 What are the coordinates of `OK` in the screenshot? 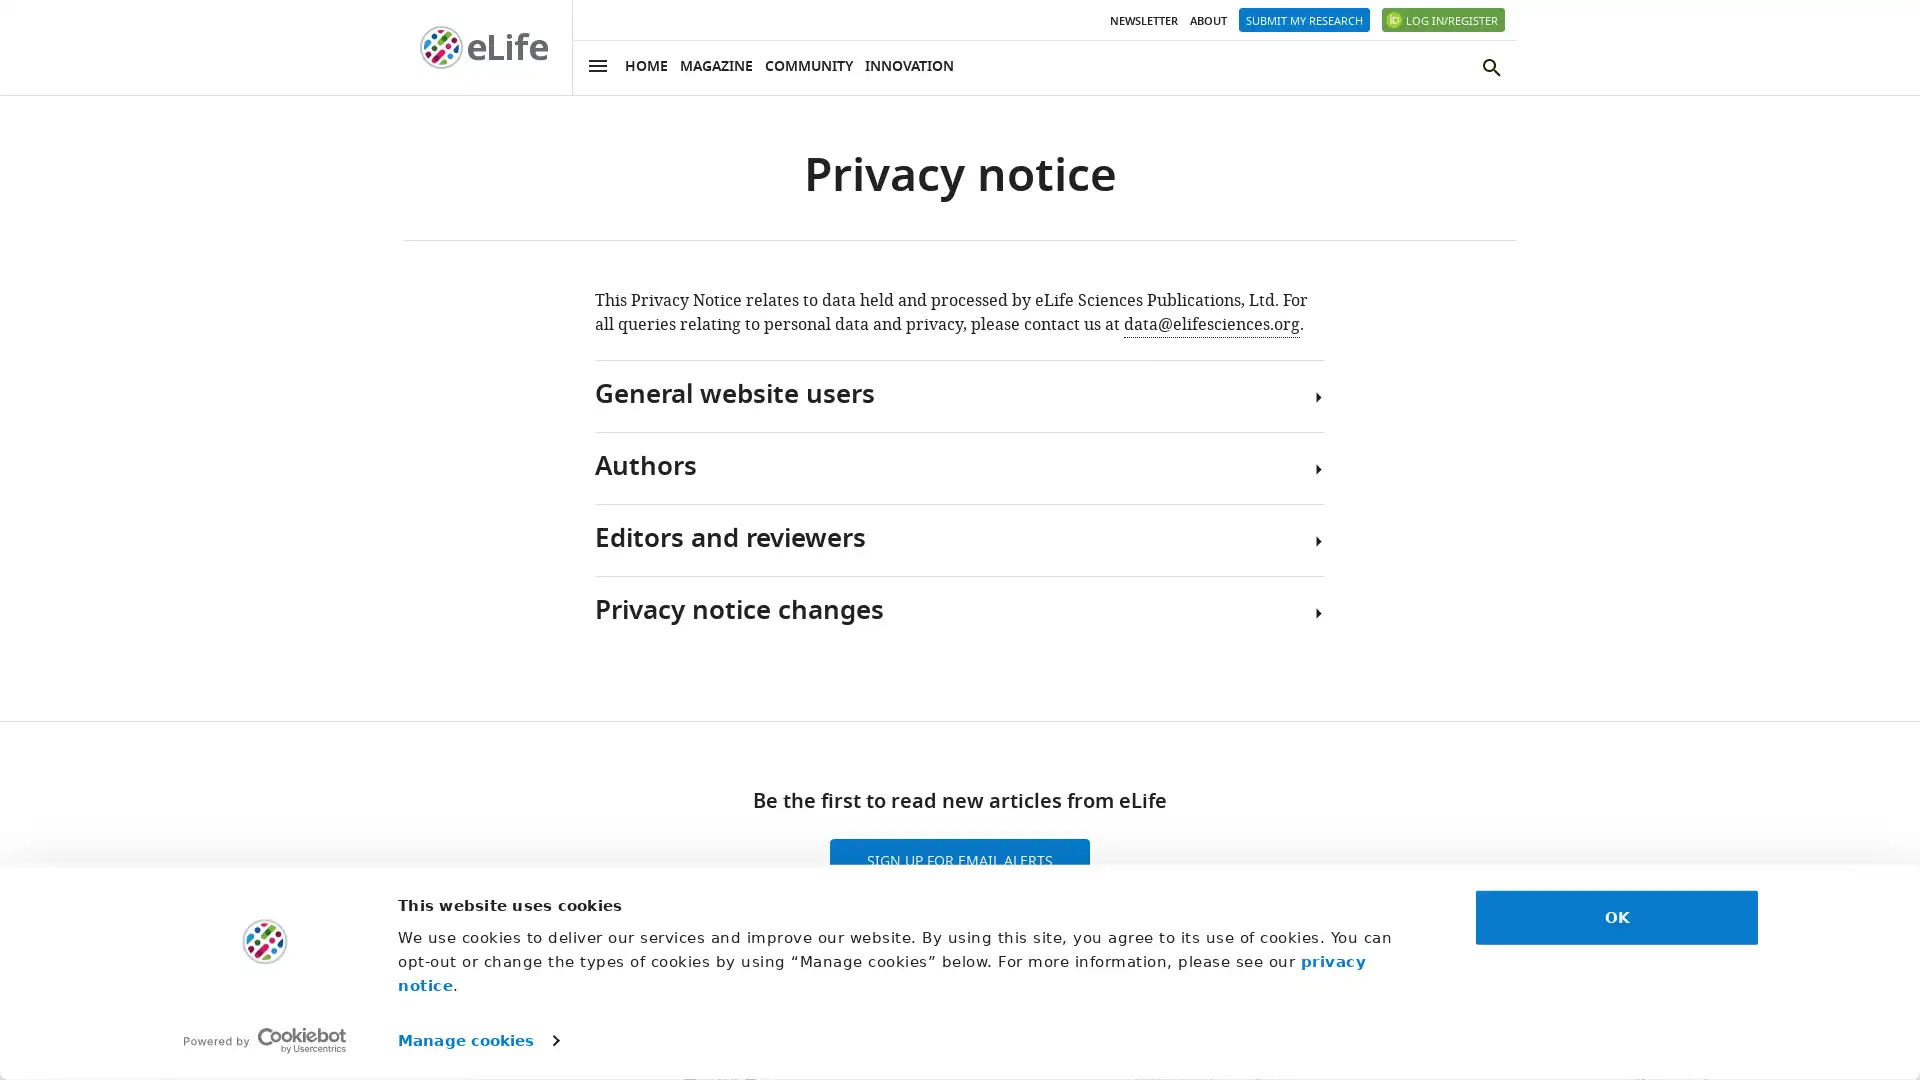 It's located at (1617, 917).